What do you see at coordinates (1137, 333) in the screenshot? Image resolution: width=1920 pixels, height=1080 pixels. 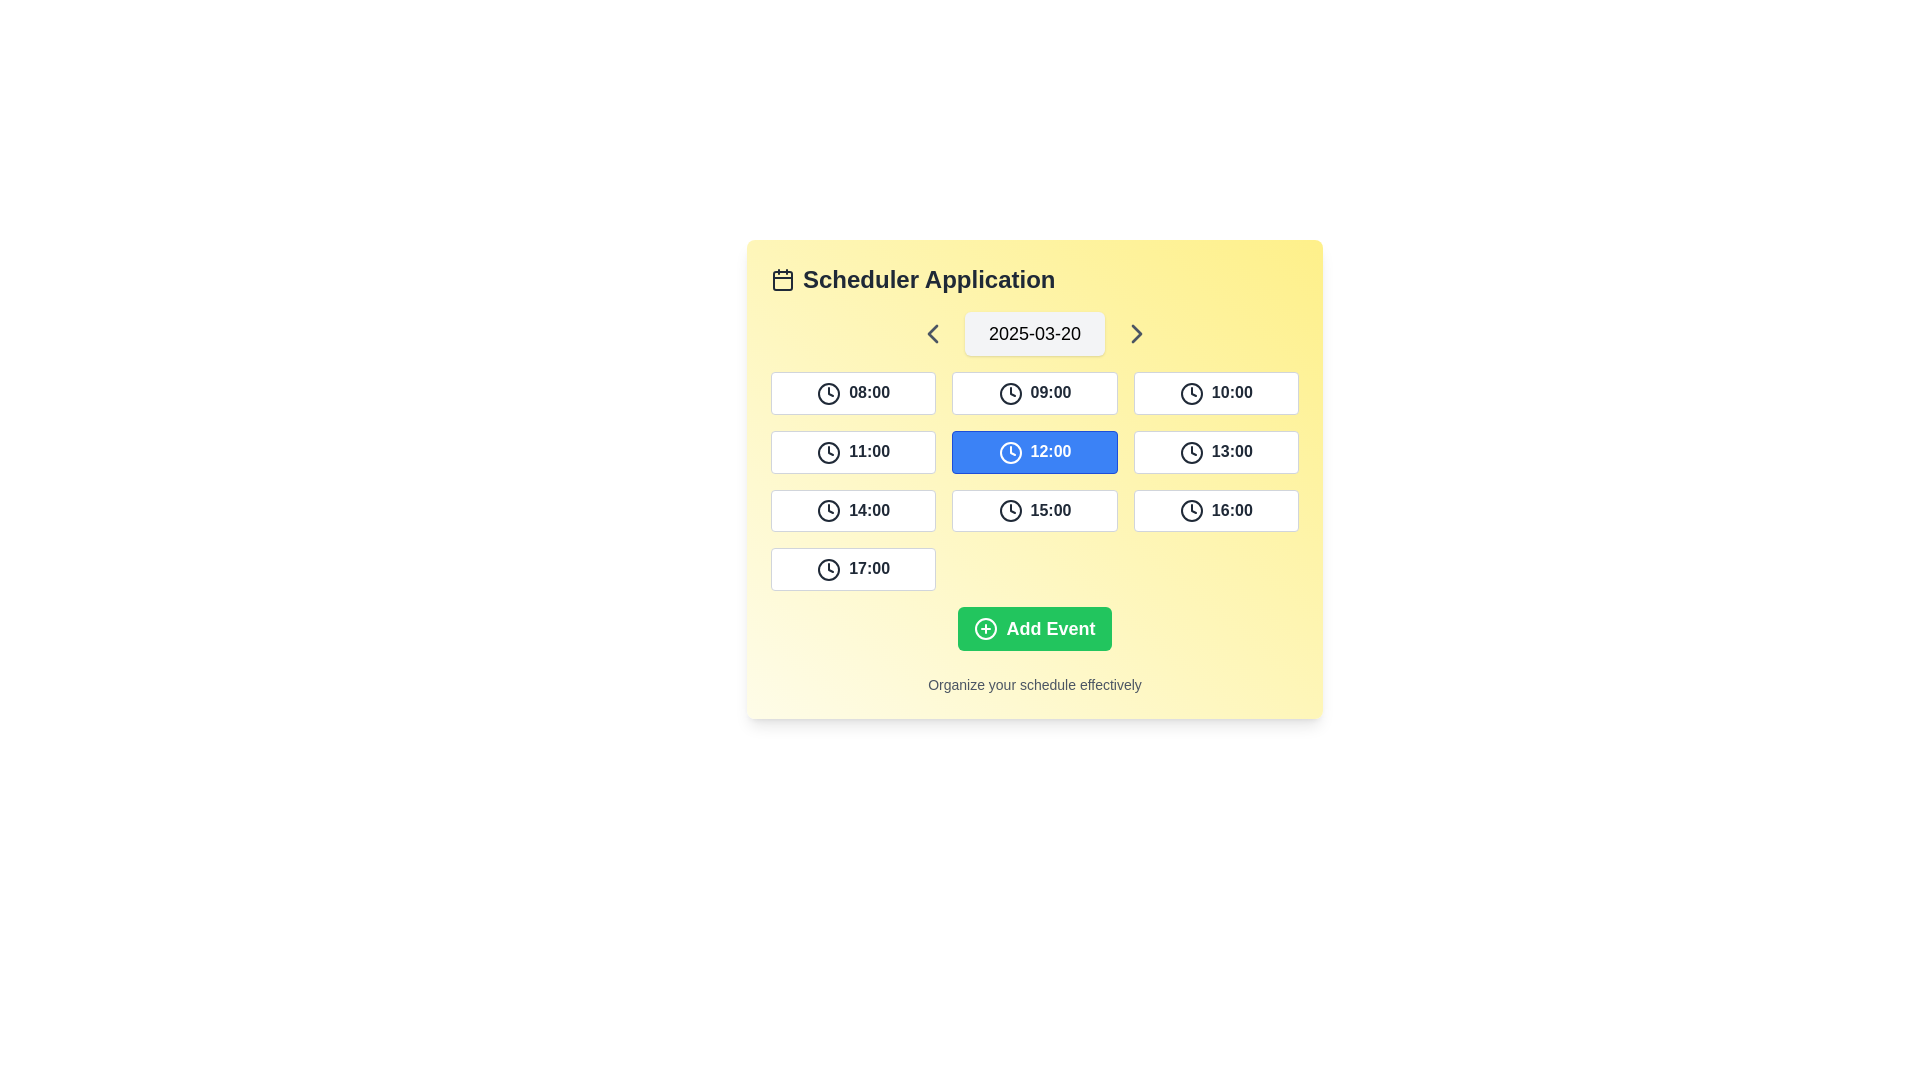 I see `the rightward navigation chevron icon located next to the date input field displaying '2025-03-20' in the Scheduler Application` at bounding box center [1137, 333].